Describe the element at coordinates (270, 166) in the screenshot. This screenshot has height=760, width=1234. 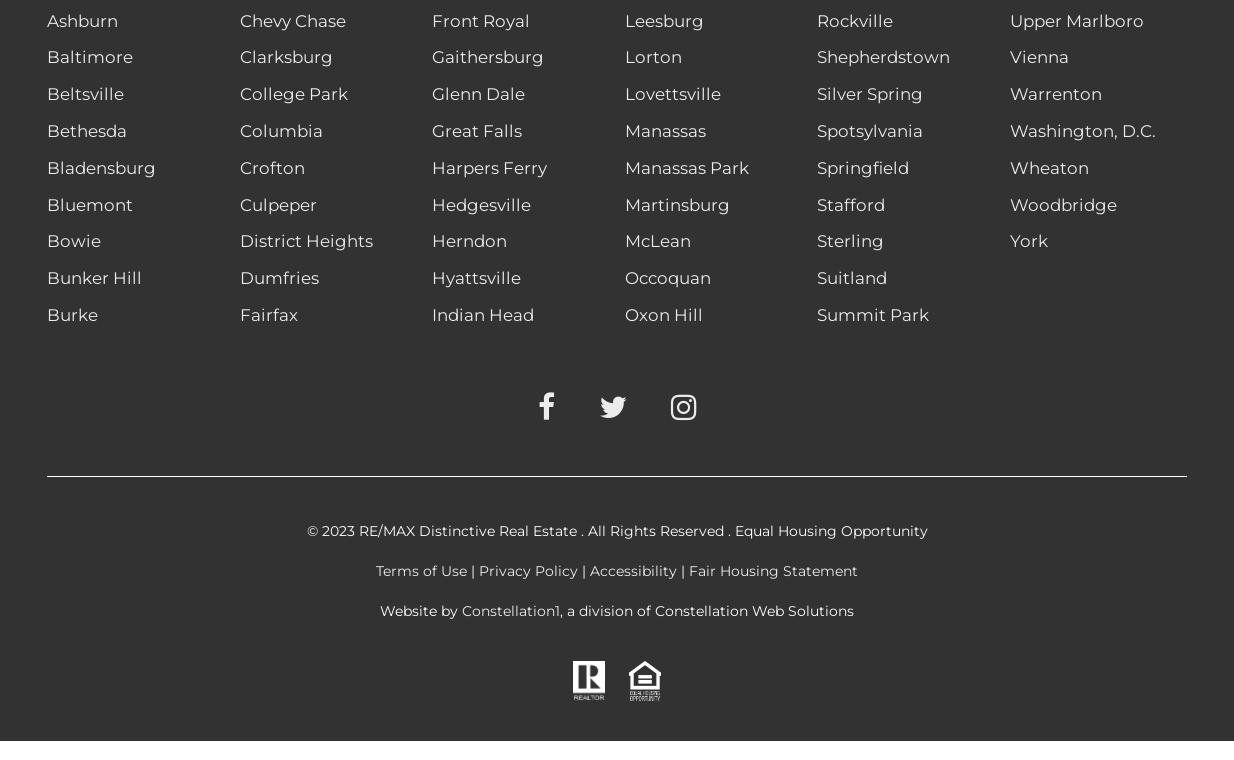
I see `'Crofton'` at that location.